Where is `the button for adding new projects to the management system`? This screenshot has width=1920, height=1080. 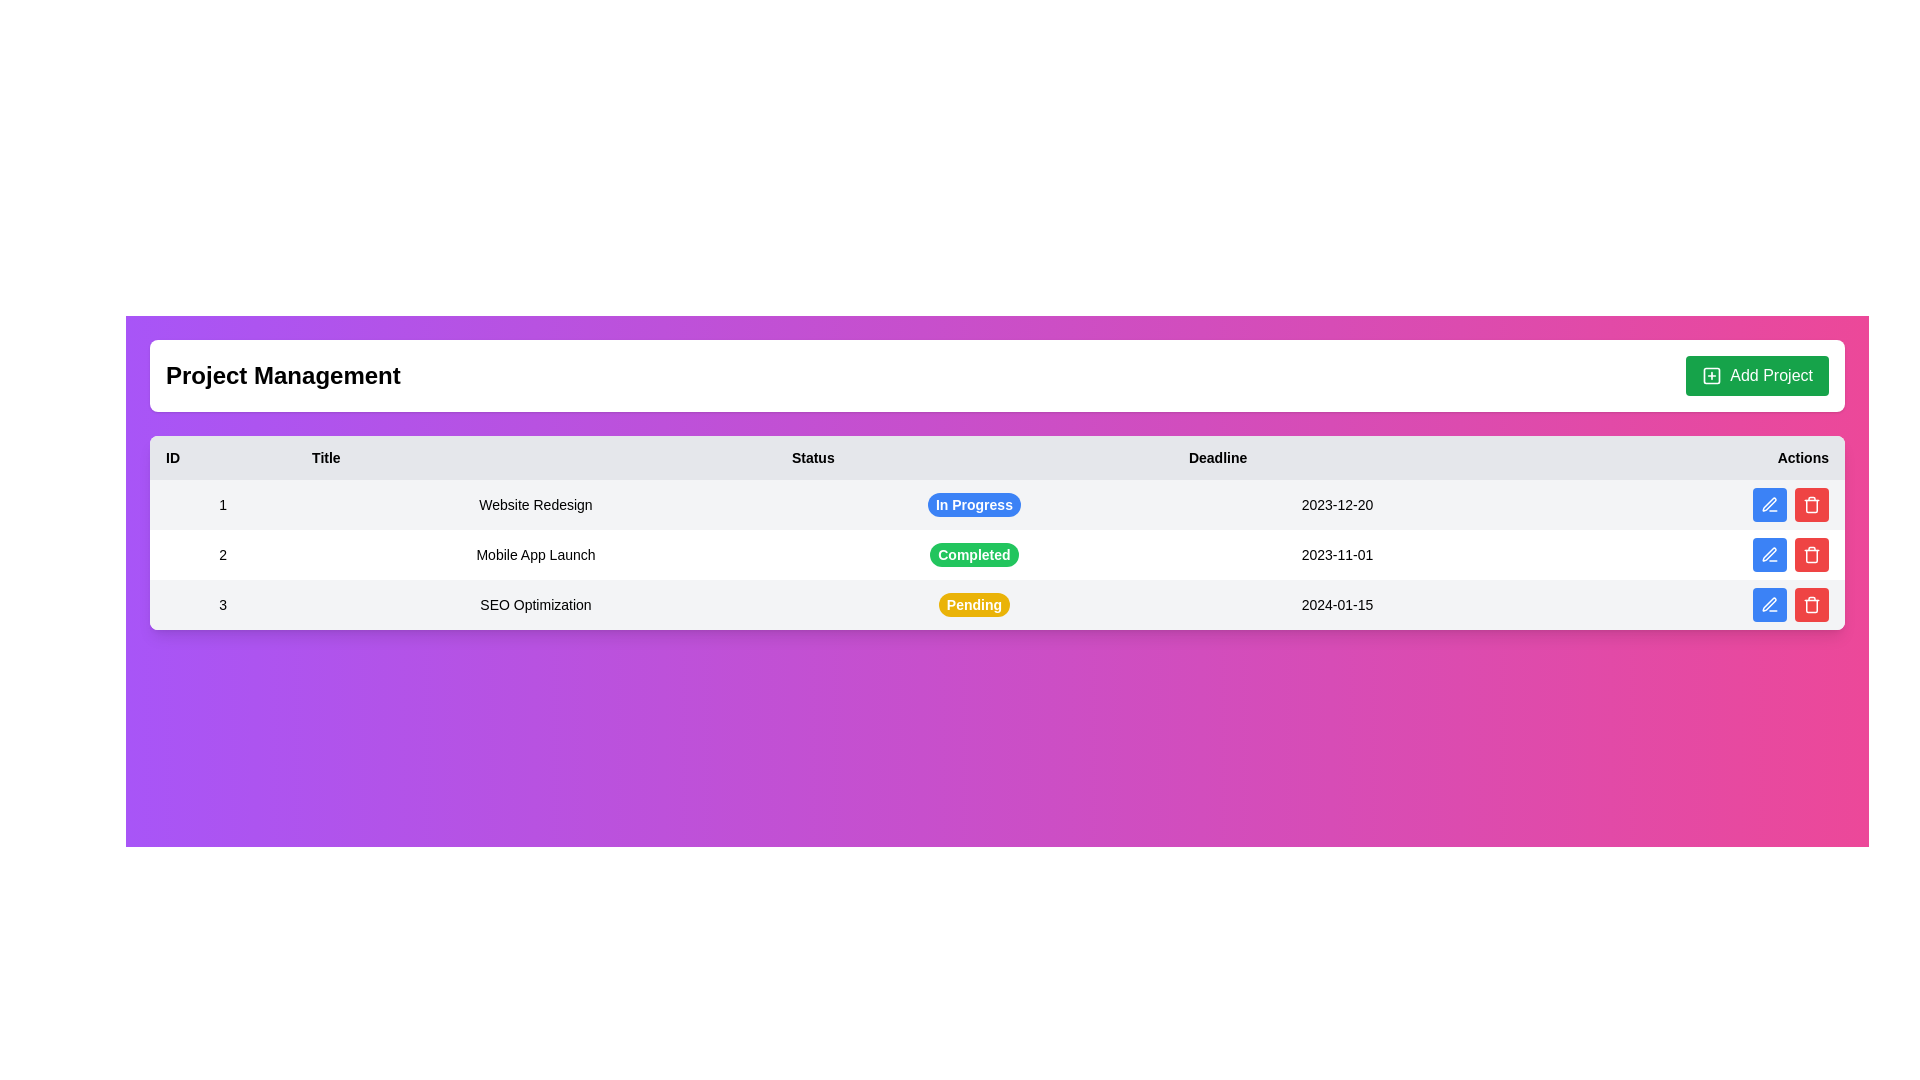
the button for adding new projects to the management system is located at coordinates (1756, 375).